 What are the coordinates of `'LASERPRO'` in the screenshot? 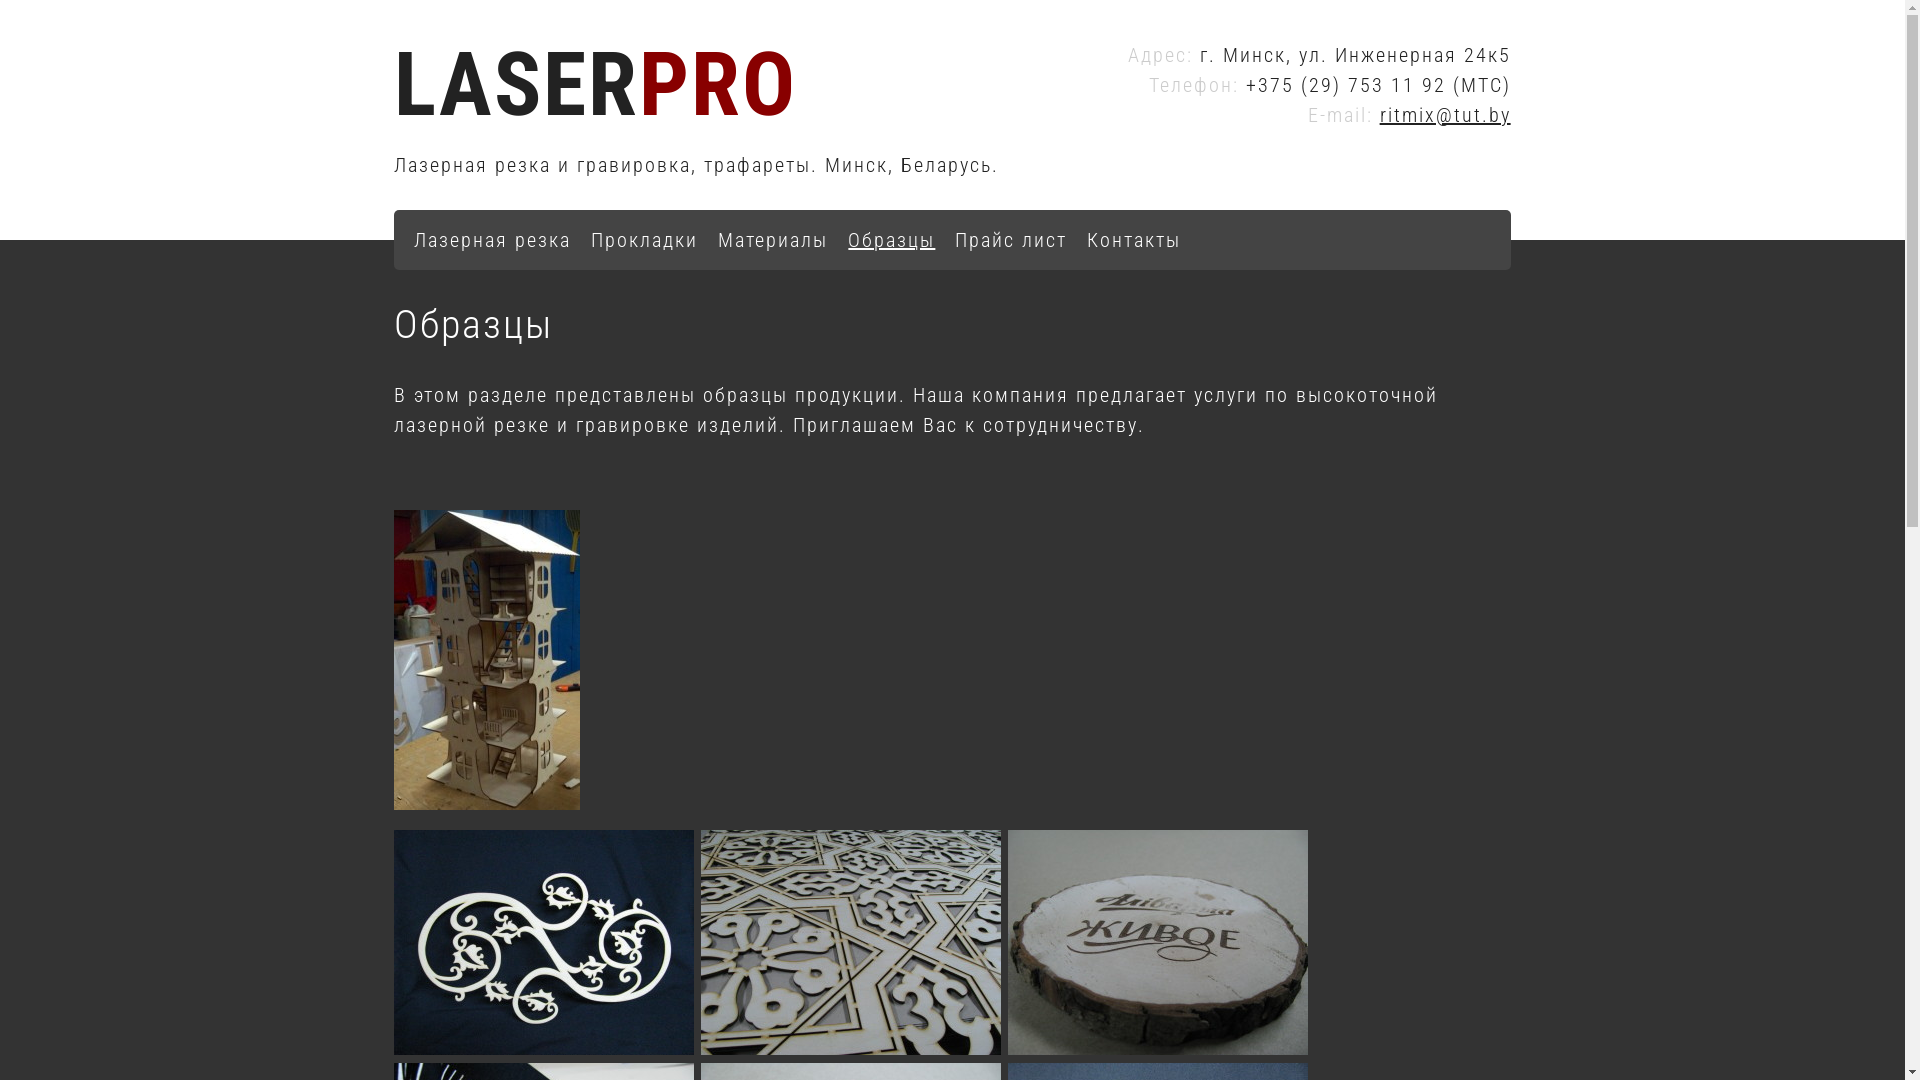 It's located at (594, 83).